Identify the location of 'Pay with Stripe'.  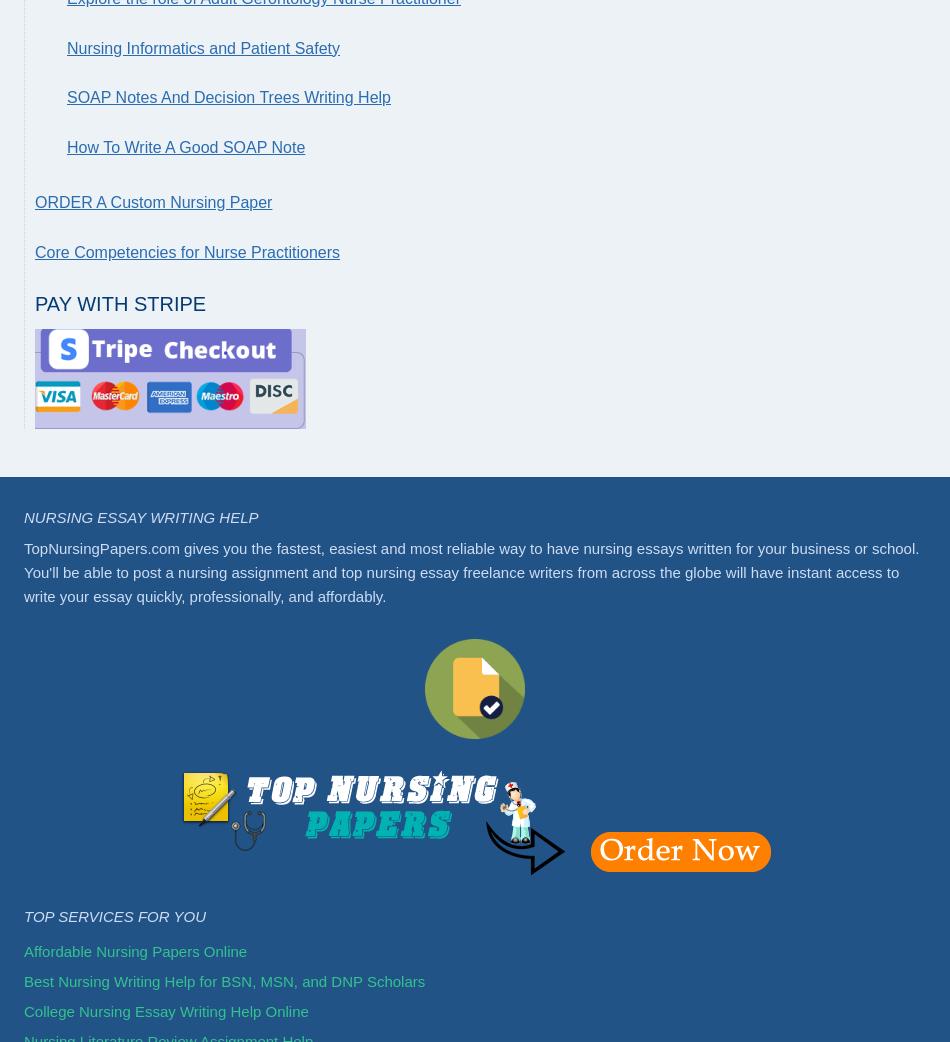
(120, 303).